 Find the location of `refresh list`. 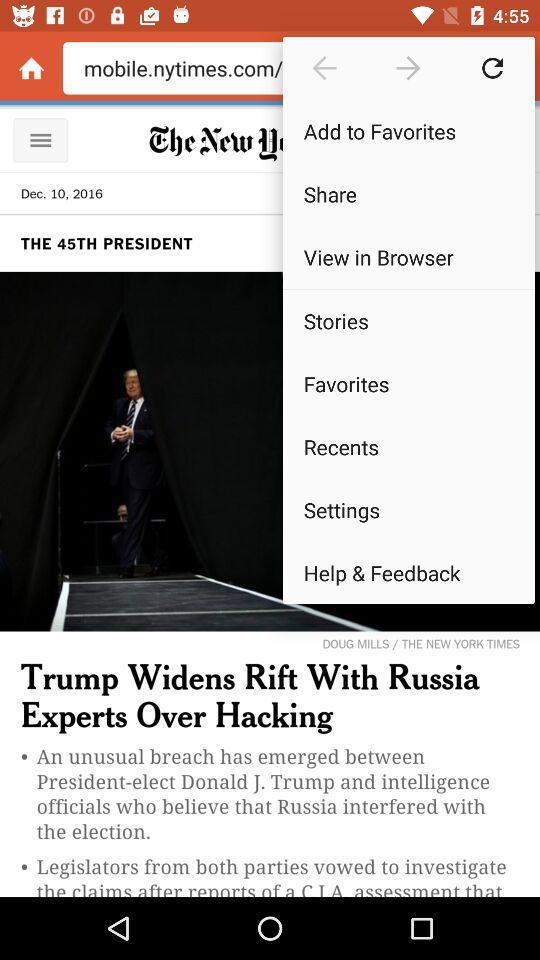

refresh list is located at coordinates (491, 68).